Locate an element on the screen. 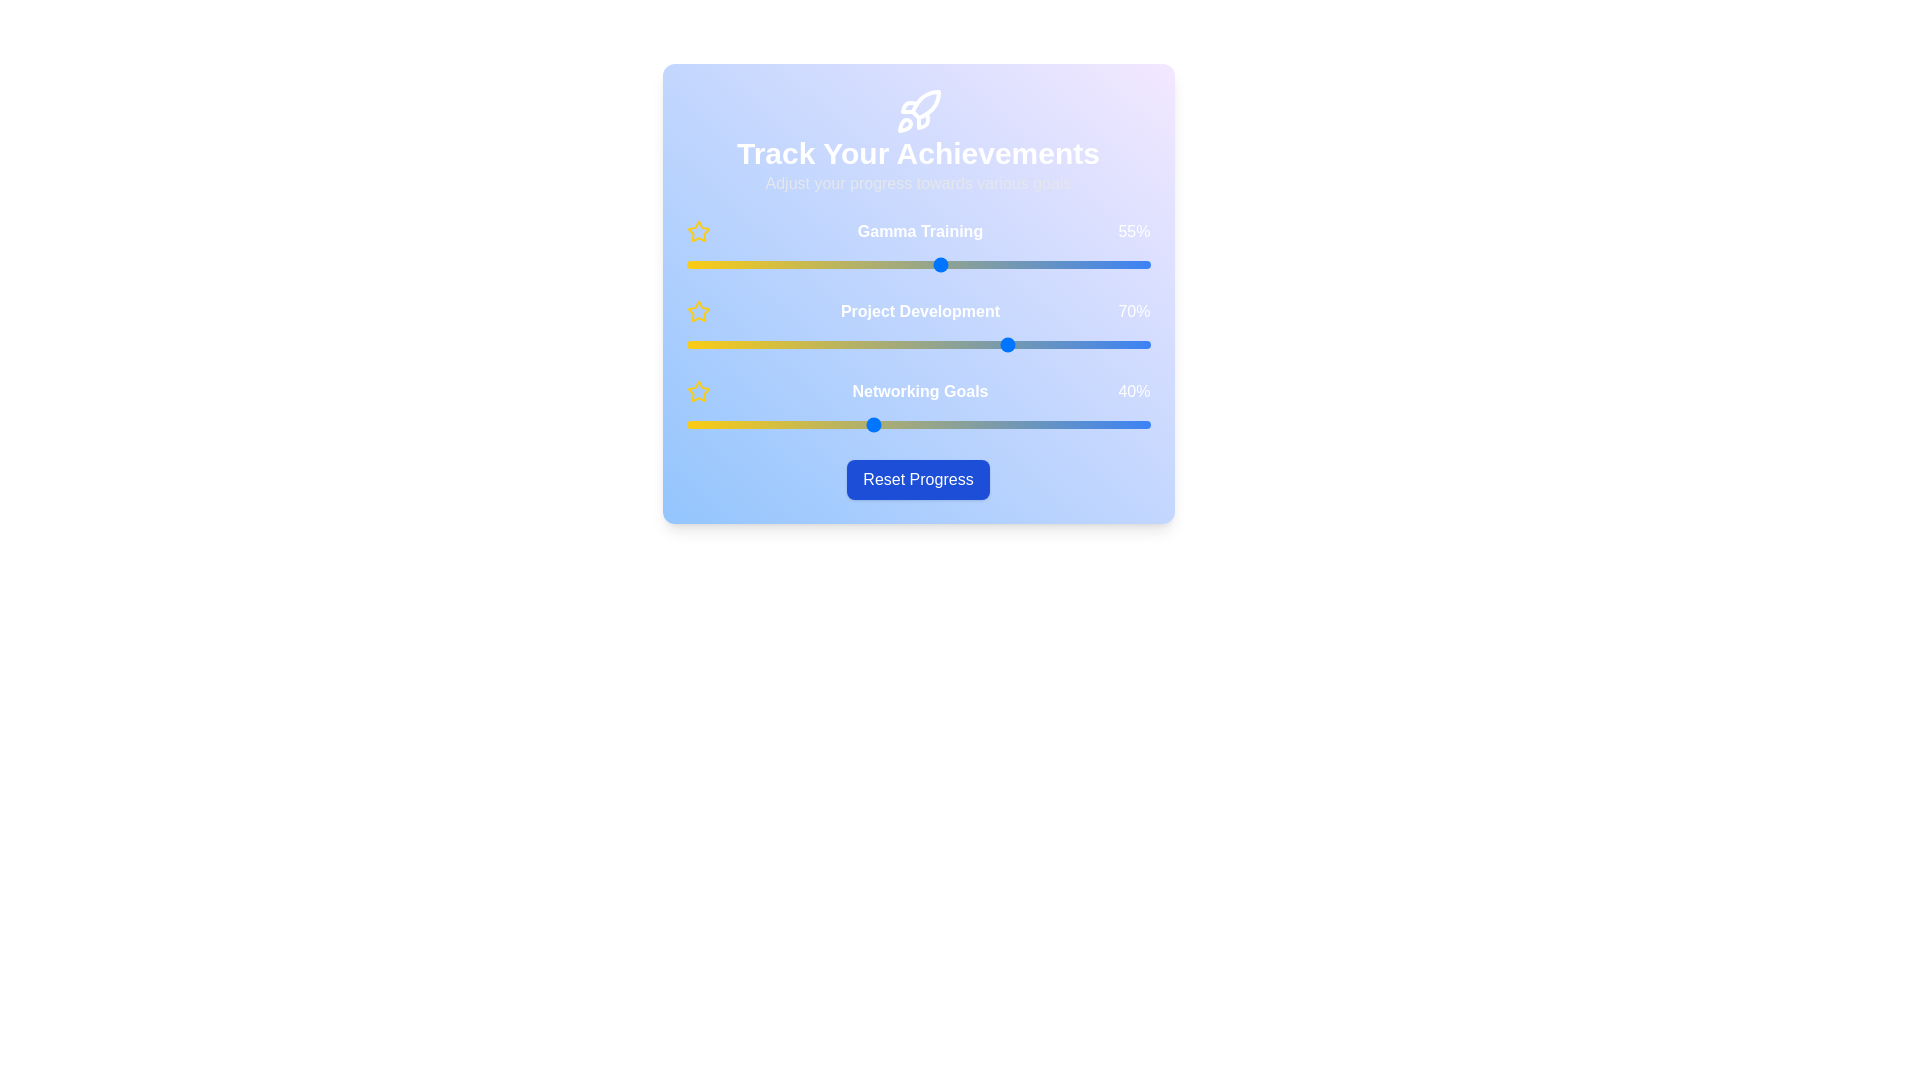  'Reset Progress' button to reset all progress values is located at coordinates (917, 479).